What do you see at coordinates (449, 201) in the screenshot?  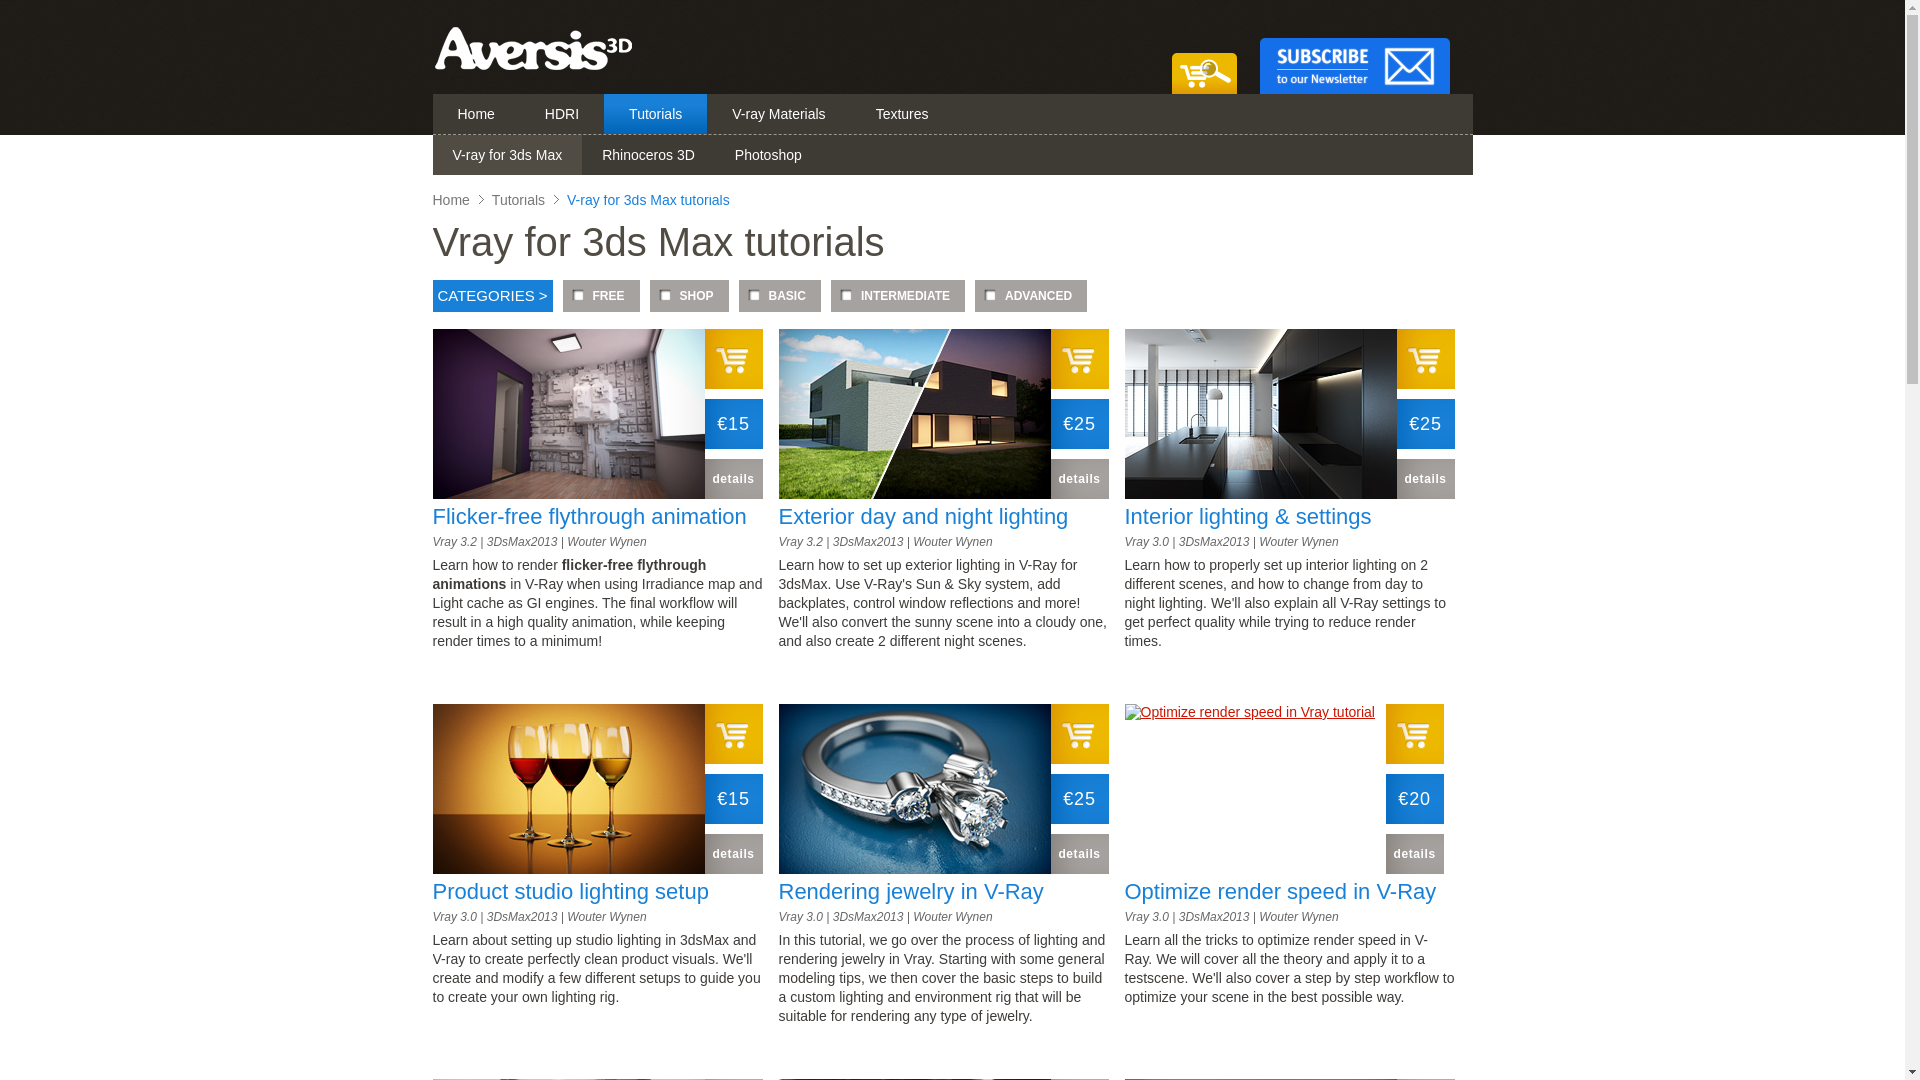 I see `'Home'` at bounding box center [449, 201].